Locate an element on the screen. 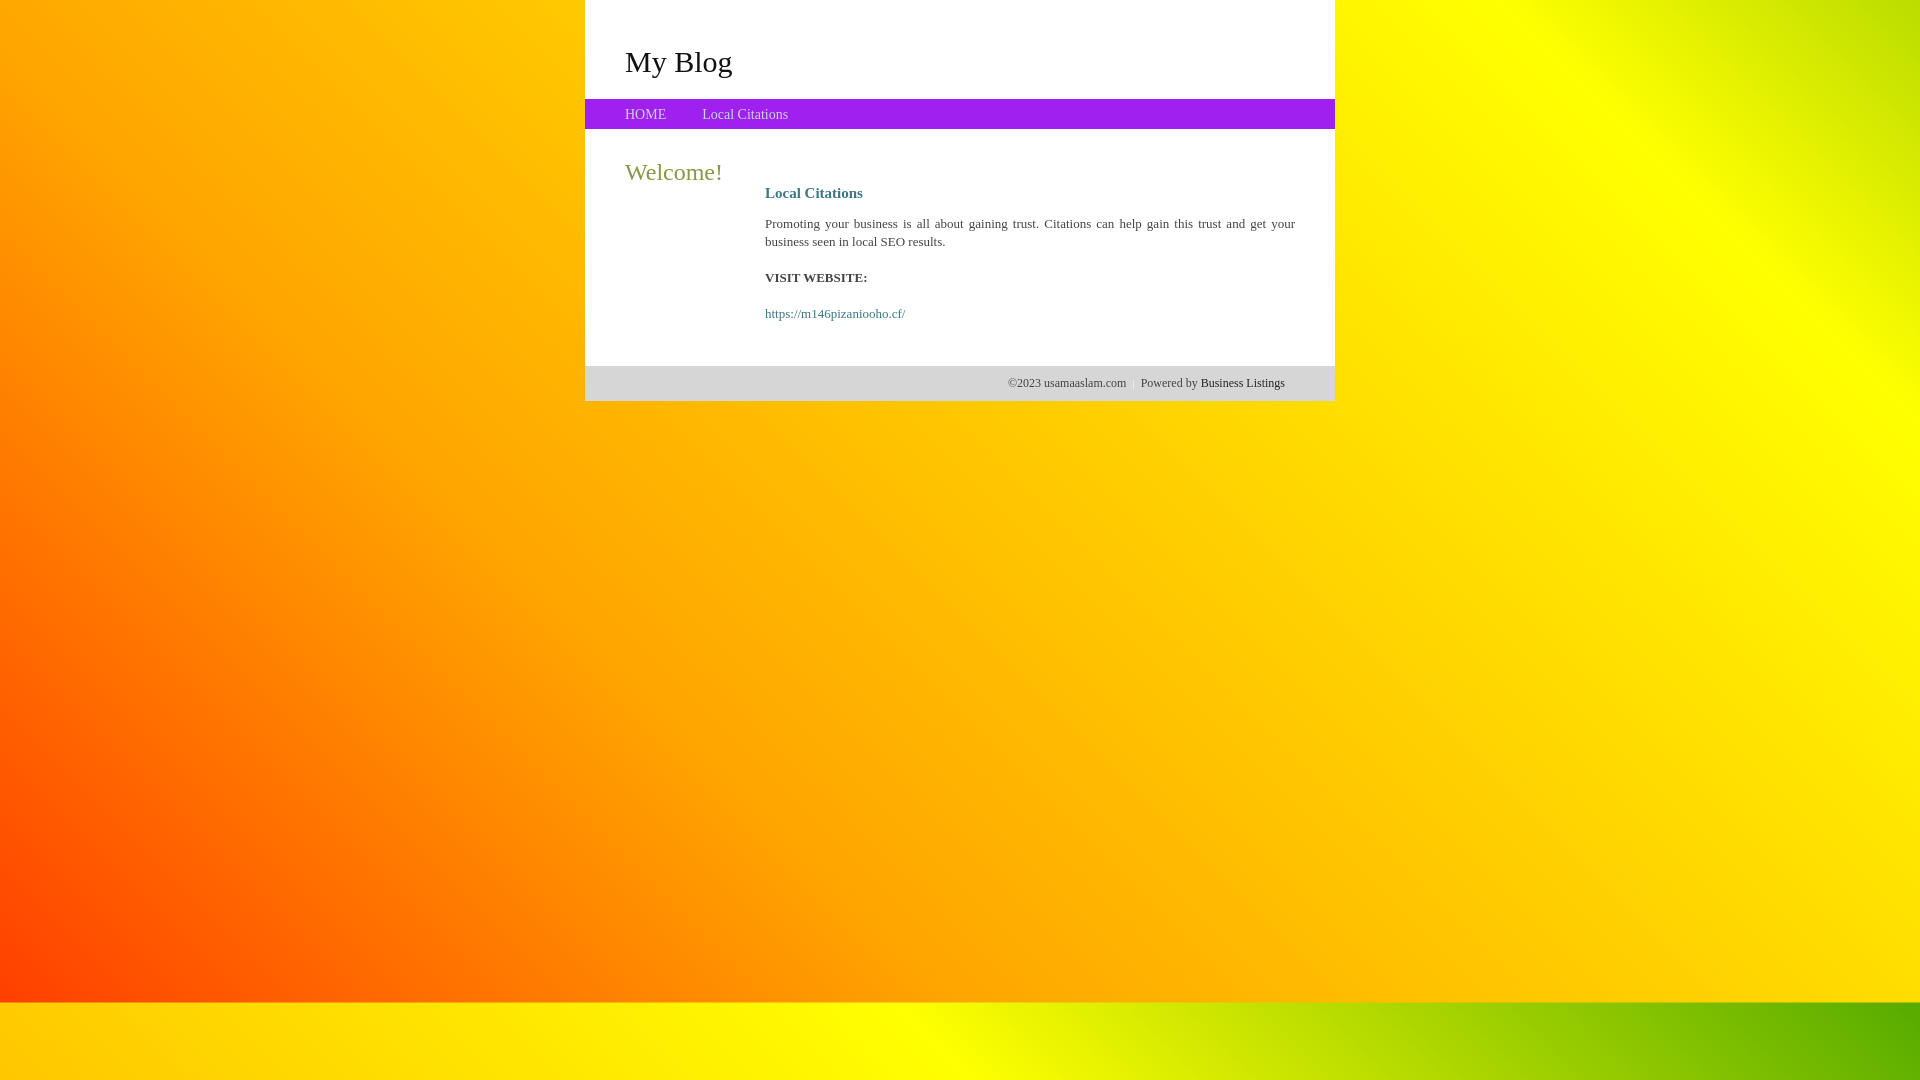 The width and height of the screenshot is (1920, 1080). 'https://m146pizaniooho.cf/' is located at coordinates (835, 313).